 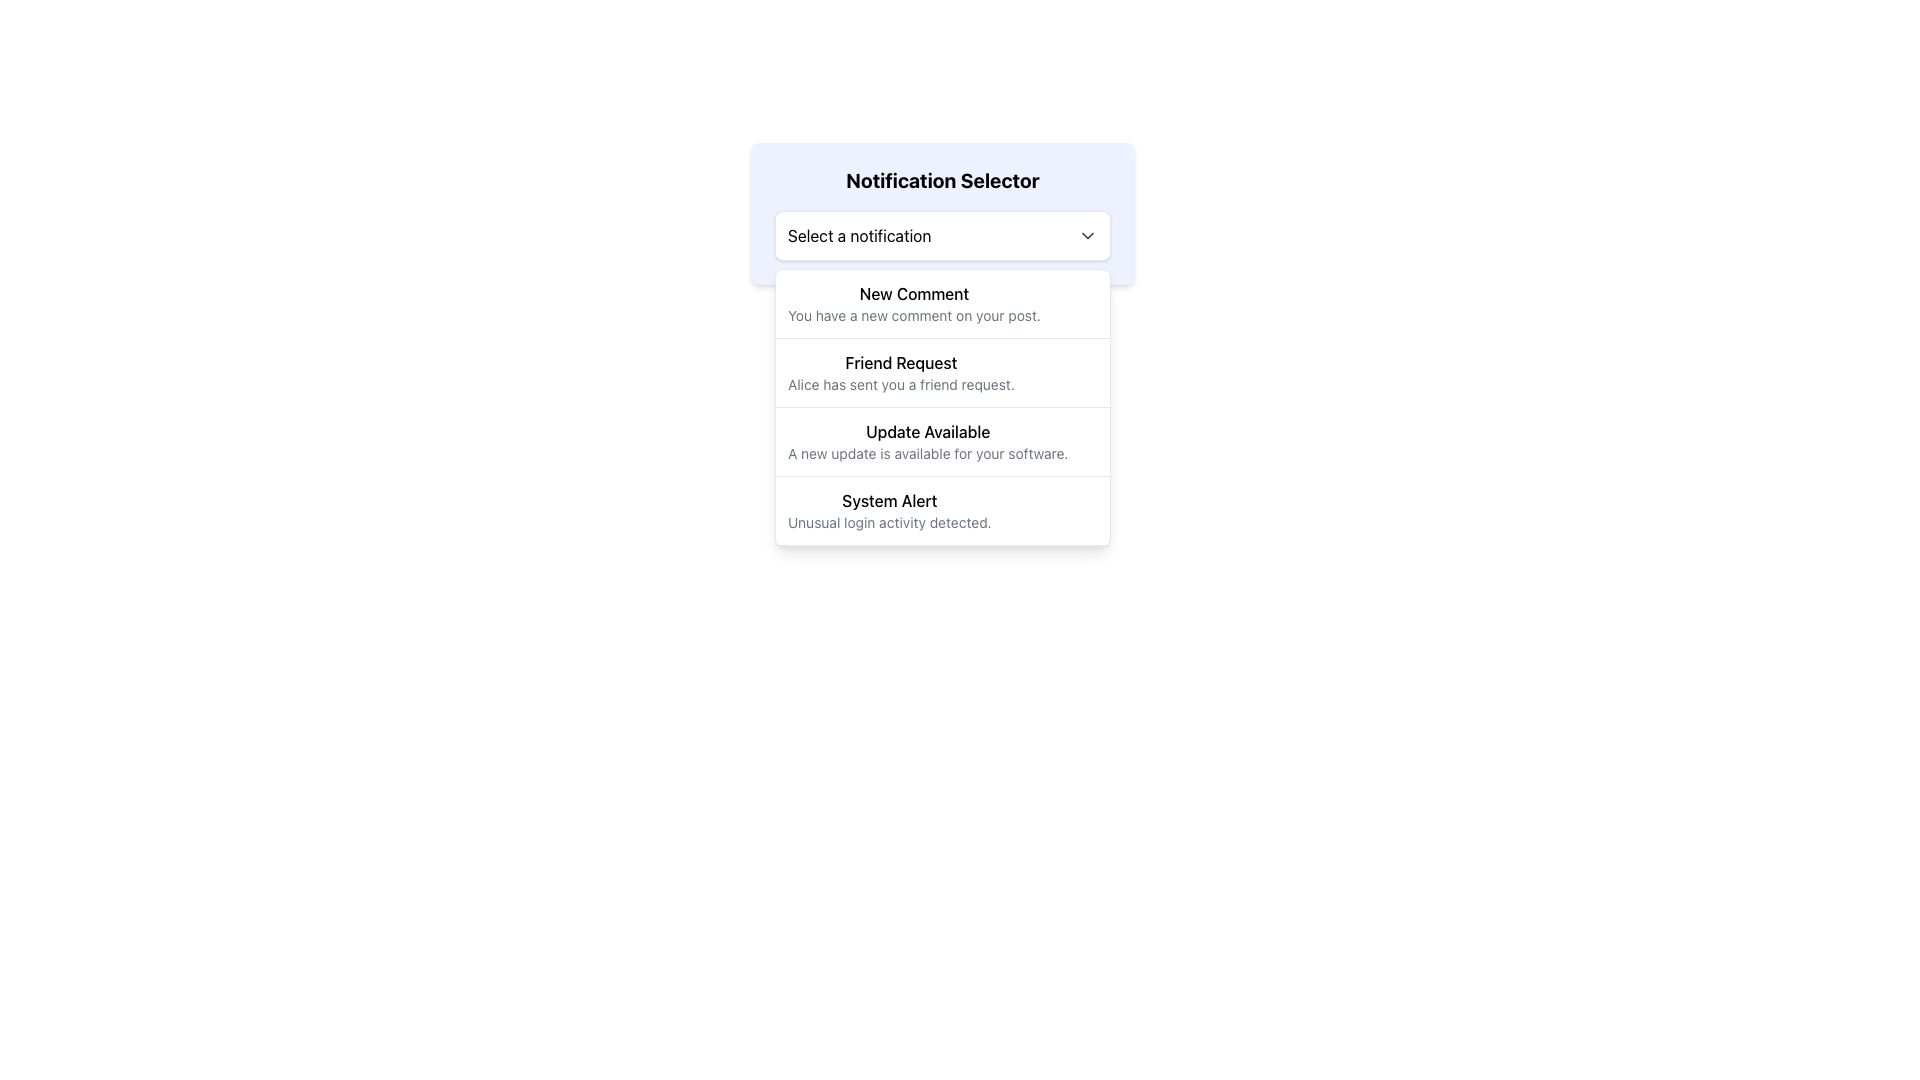 I want to click on text label that informs the user about unusual login activity, located under the 'System Alert' title in the notification dropdown box, so click(x=888, y=522).